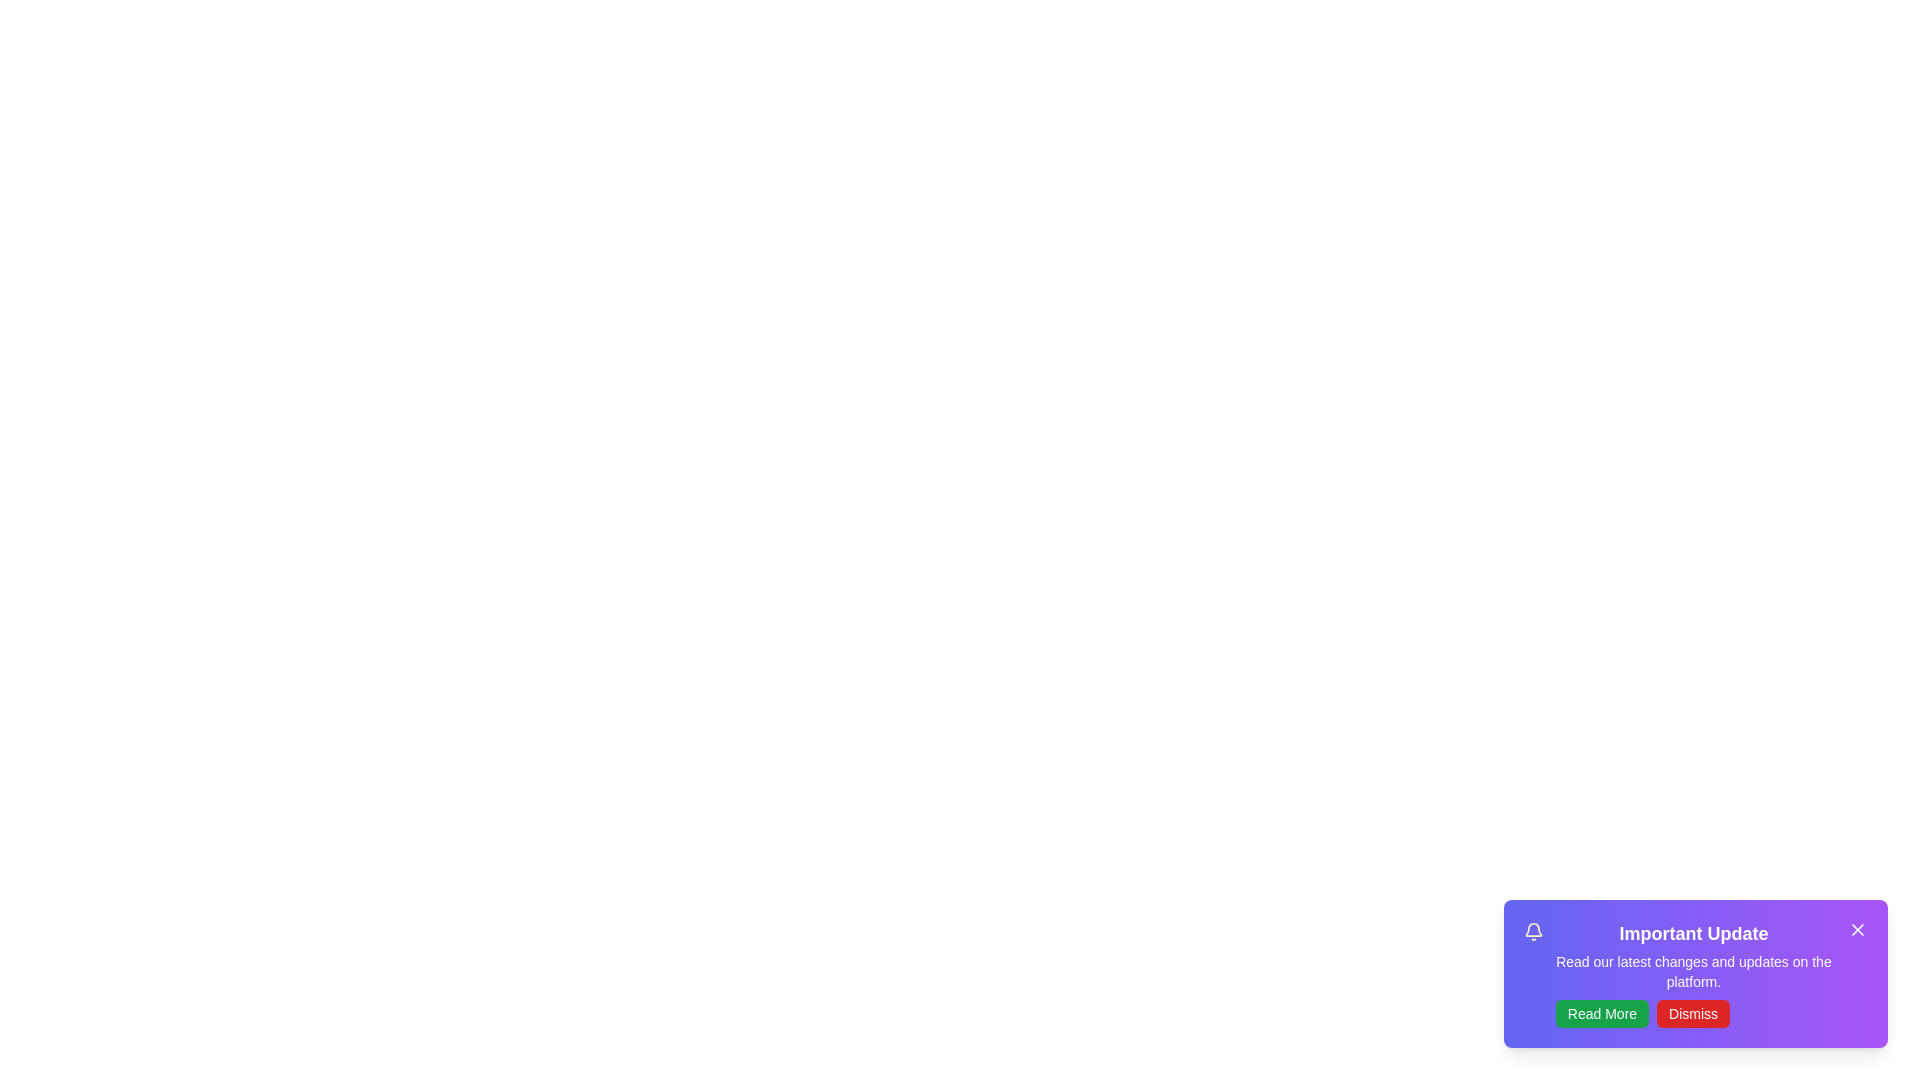 The height and width of the screenshot is (1080, 1920). Describe the element at coordinates (1856, 929) in the screenshot. I see `close icon (X) on the notification snackbar to hide it` at that location.